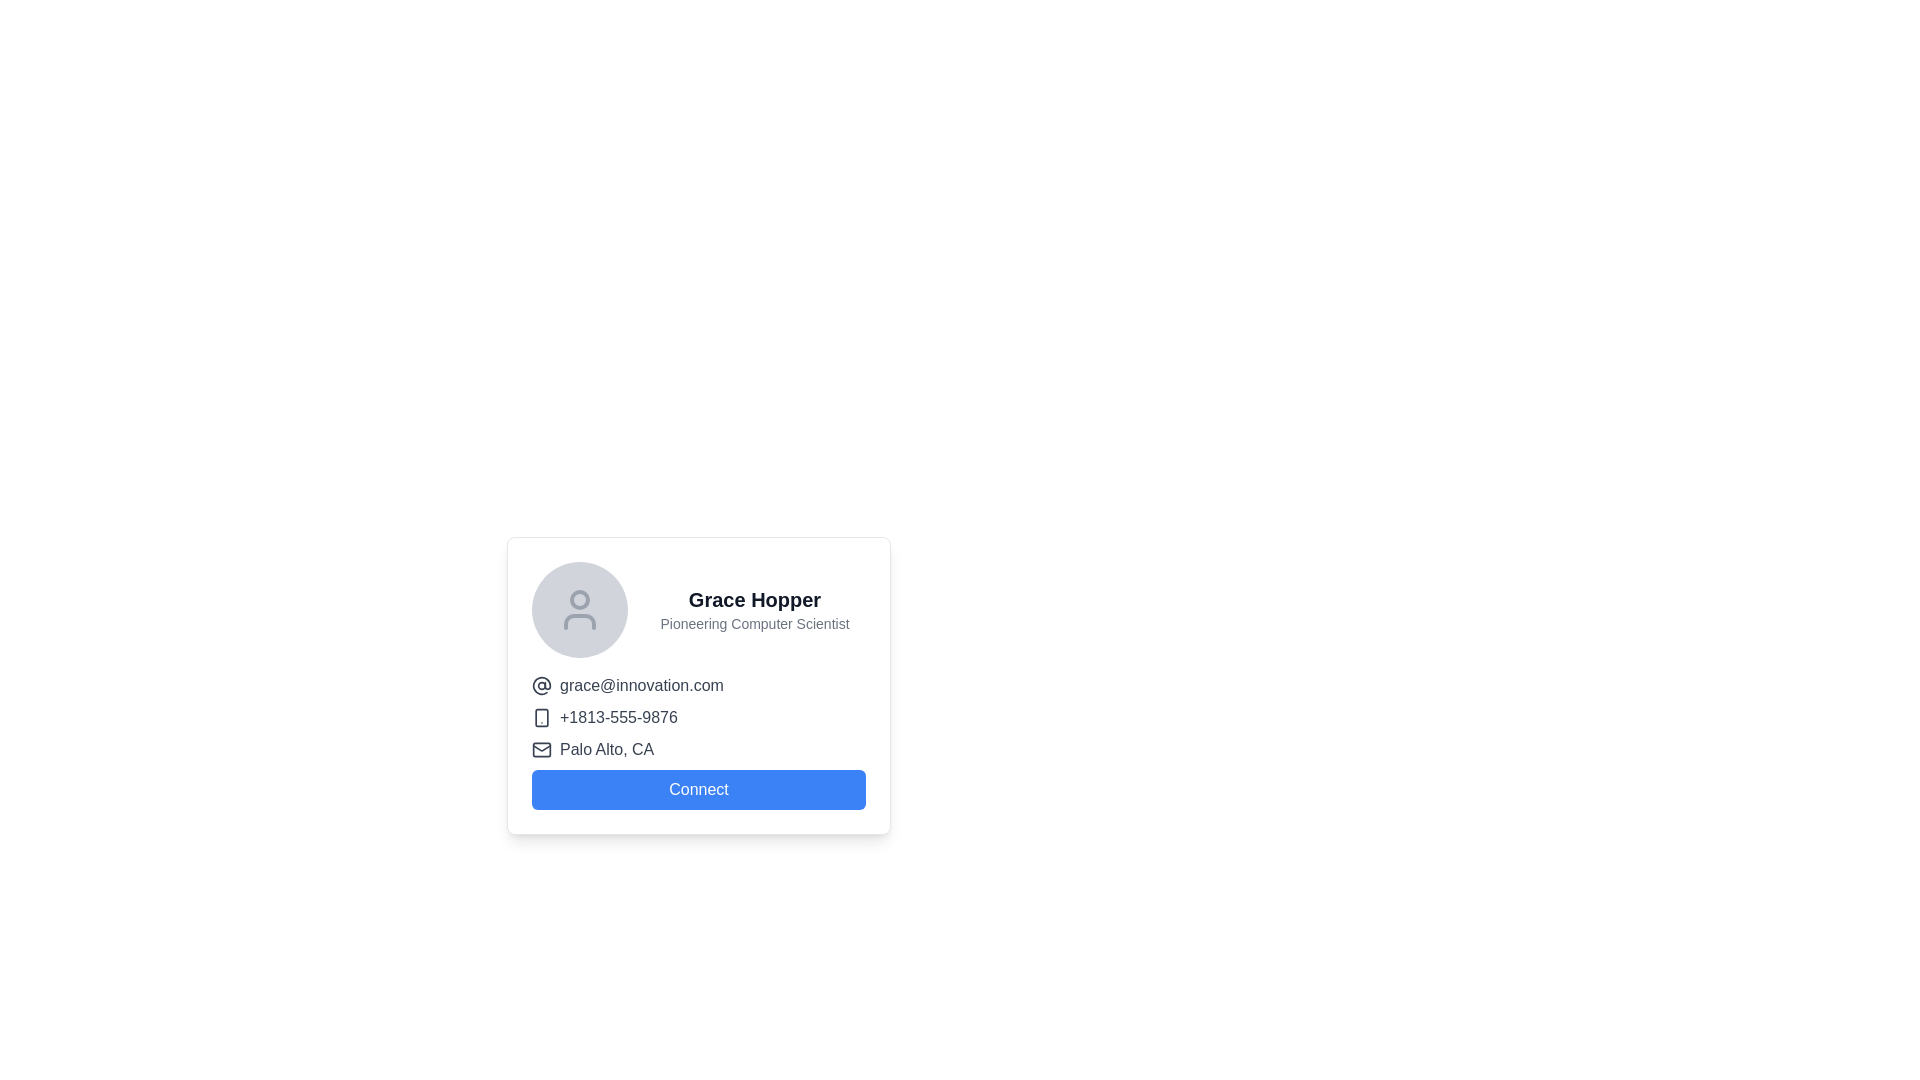 The height and width of the screenshot is (1080, 1920). I want to click on the static text element displaying the phone number '+1813-555-9876', so click(618, 716).